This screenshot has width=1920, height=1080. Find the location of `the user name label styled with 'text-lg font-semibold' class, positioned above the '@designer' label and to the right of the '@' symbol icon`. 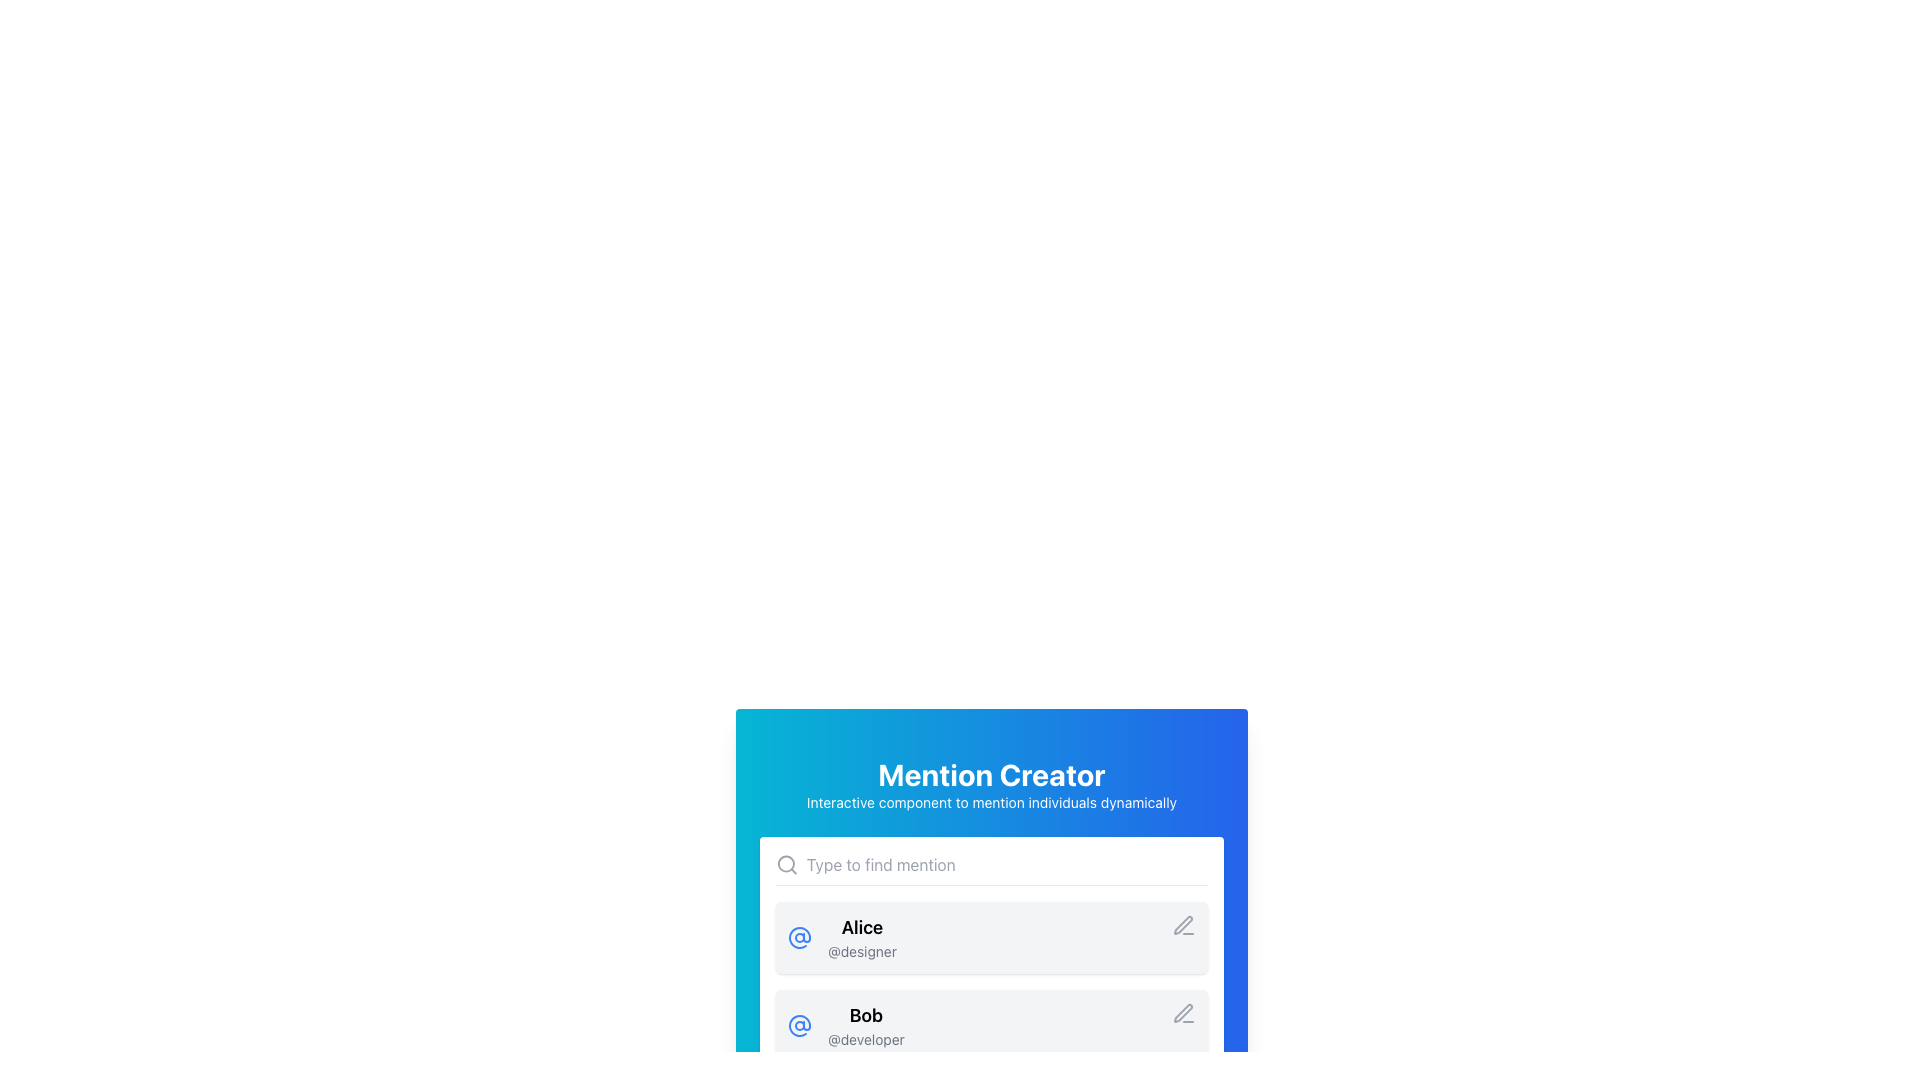

the user name label styled with 'text-lg font-semibold' class, positioned above the '@designer' label and to the right of the '@' symbol icon is located at coordinates (862, 928).